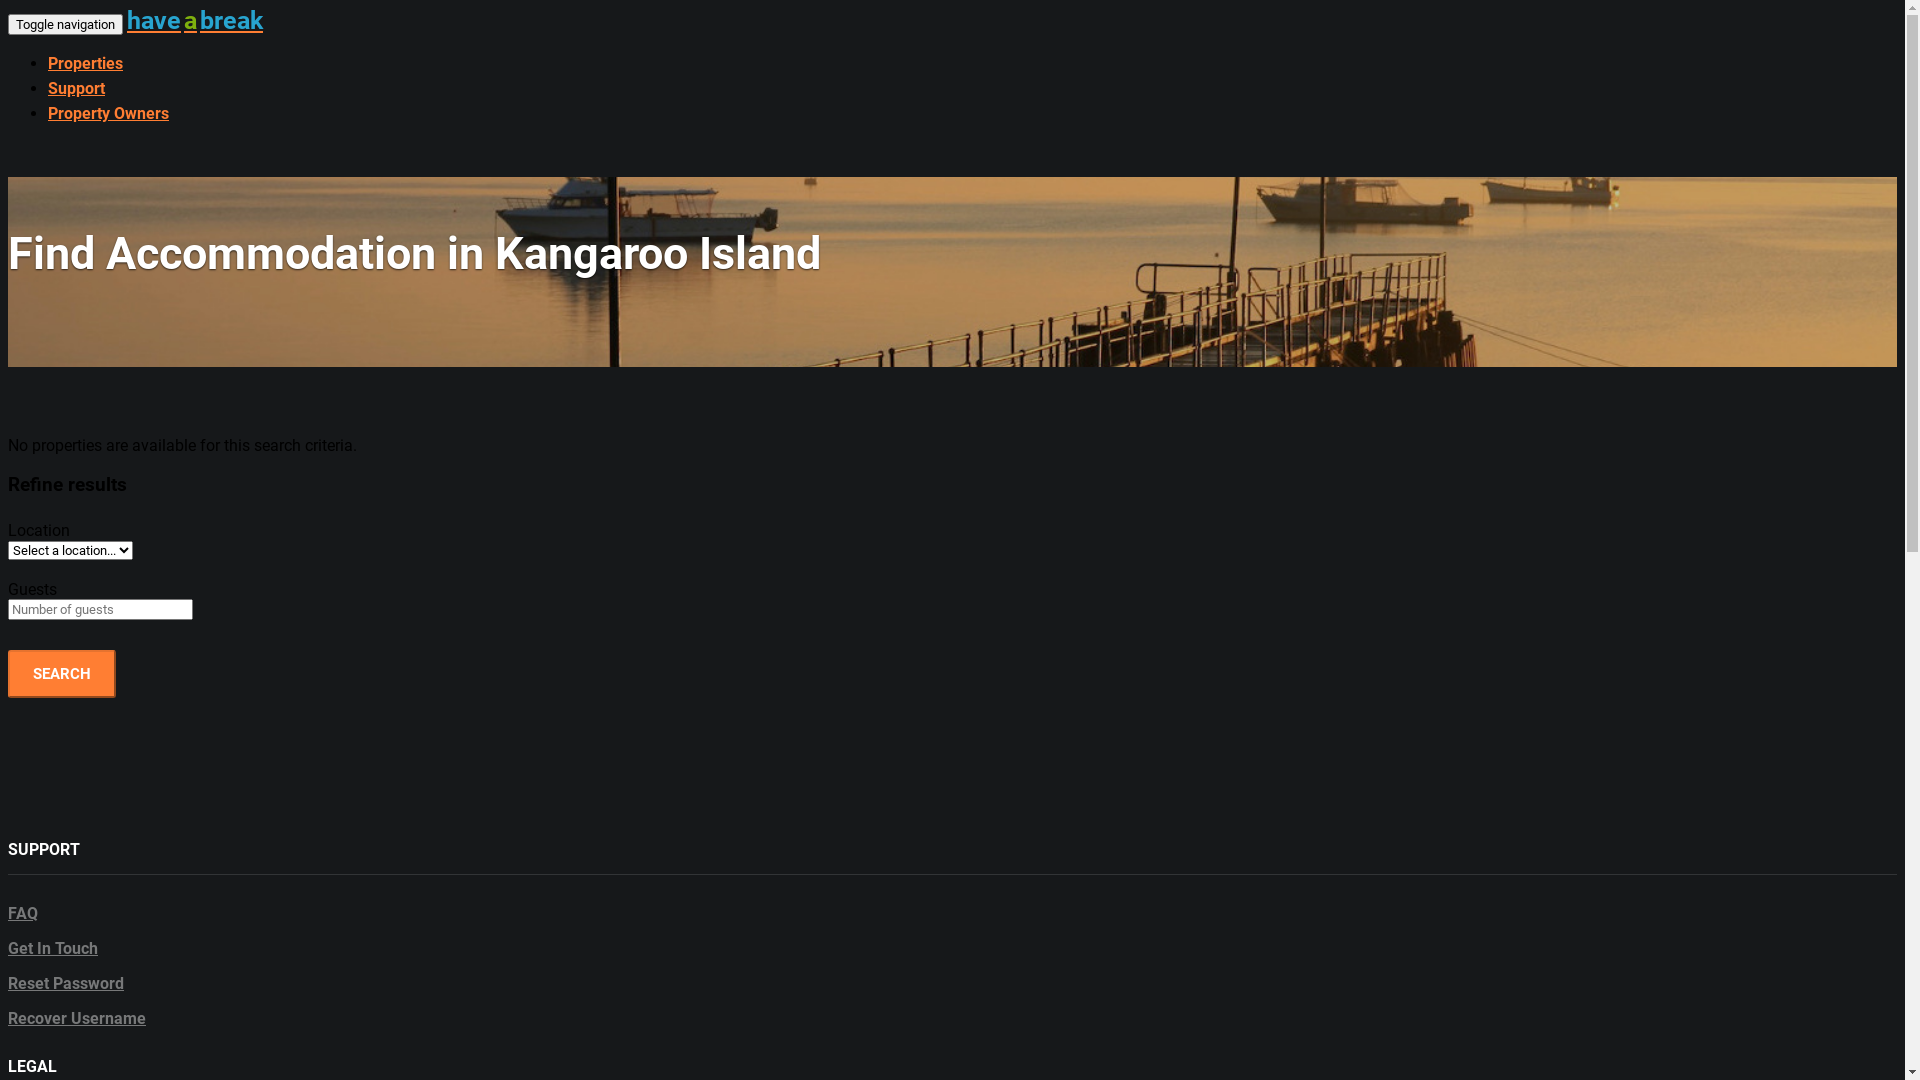 This screenshot has width=1920, height=1080. Describe the element at coordinates (84, 62) in the screenshot. I see `'Properties'` at that location.